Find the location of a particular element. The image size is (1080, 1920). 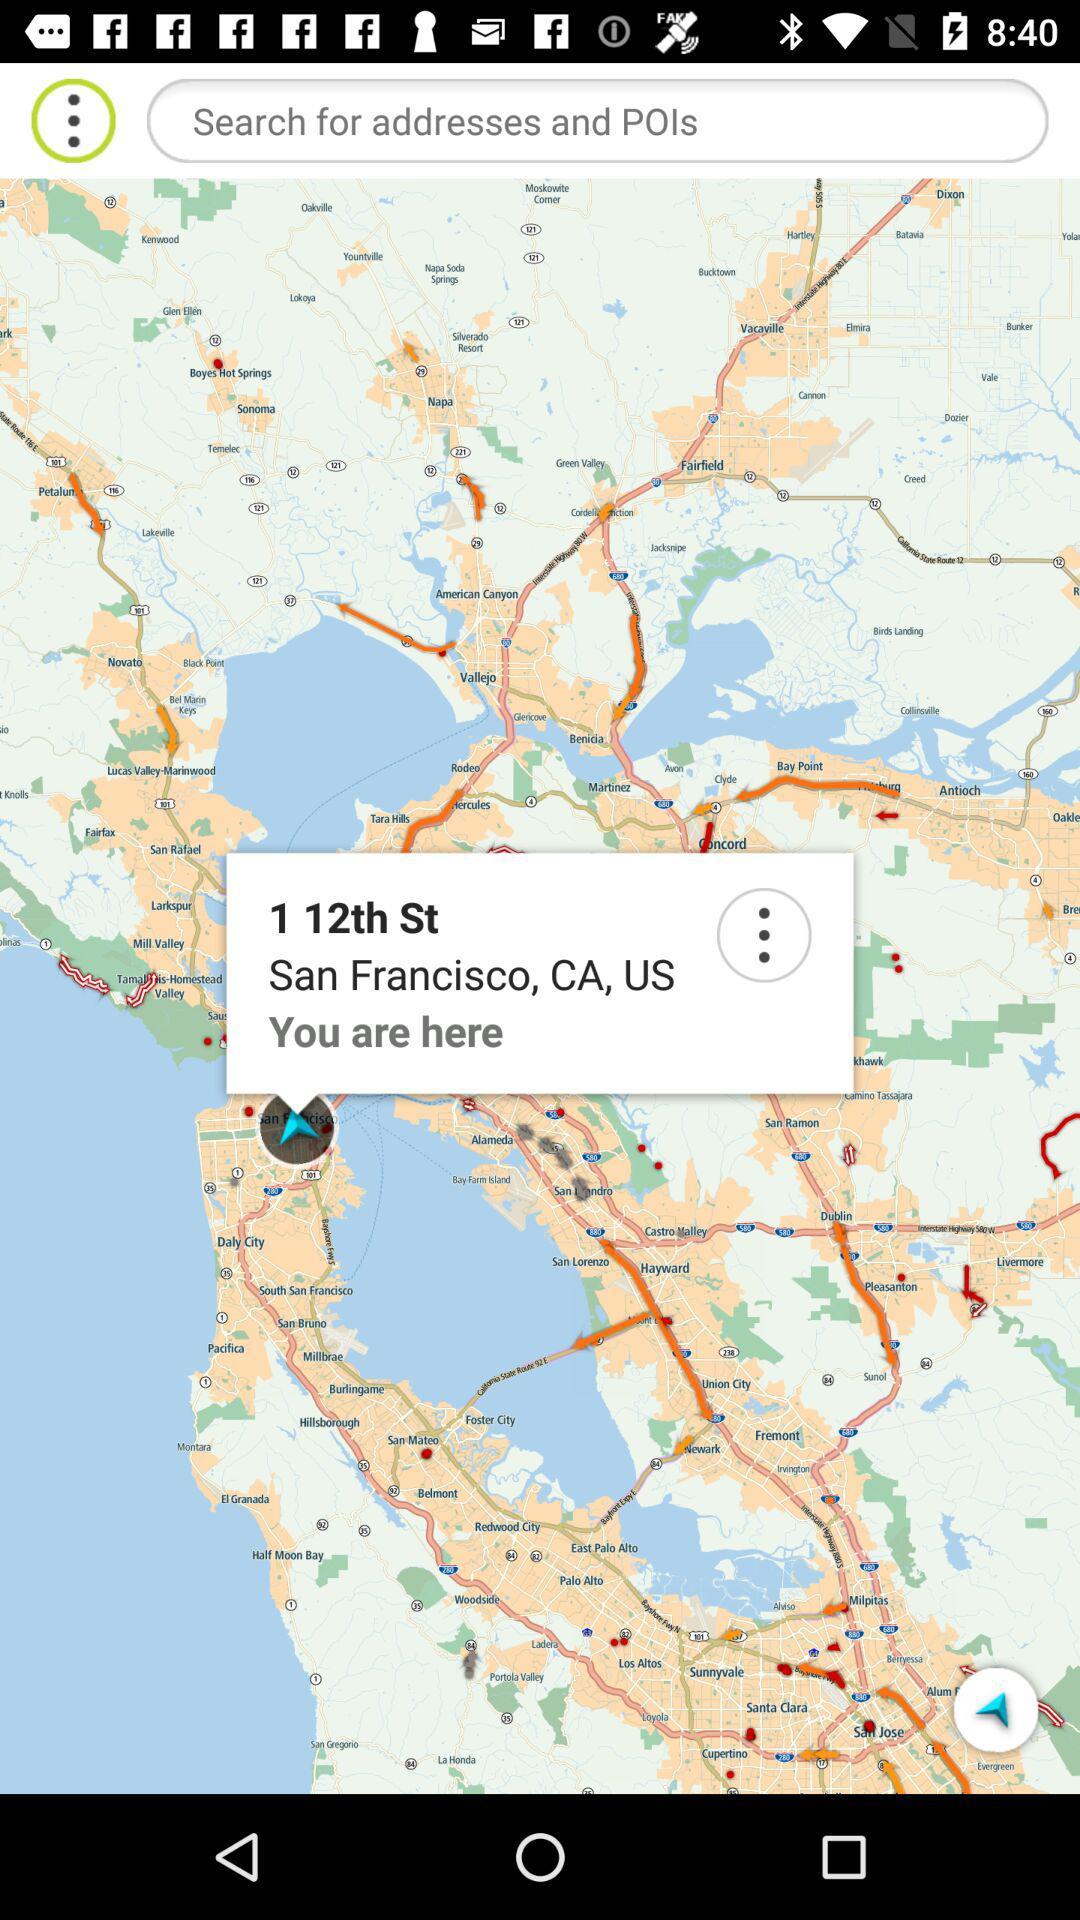

customize is located at coordinates (72, 119).